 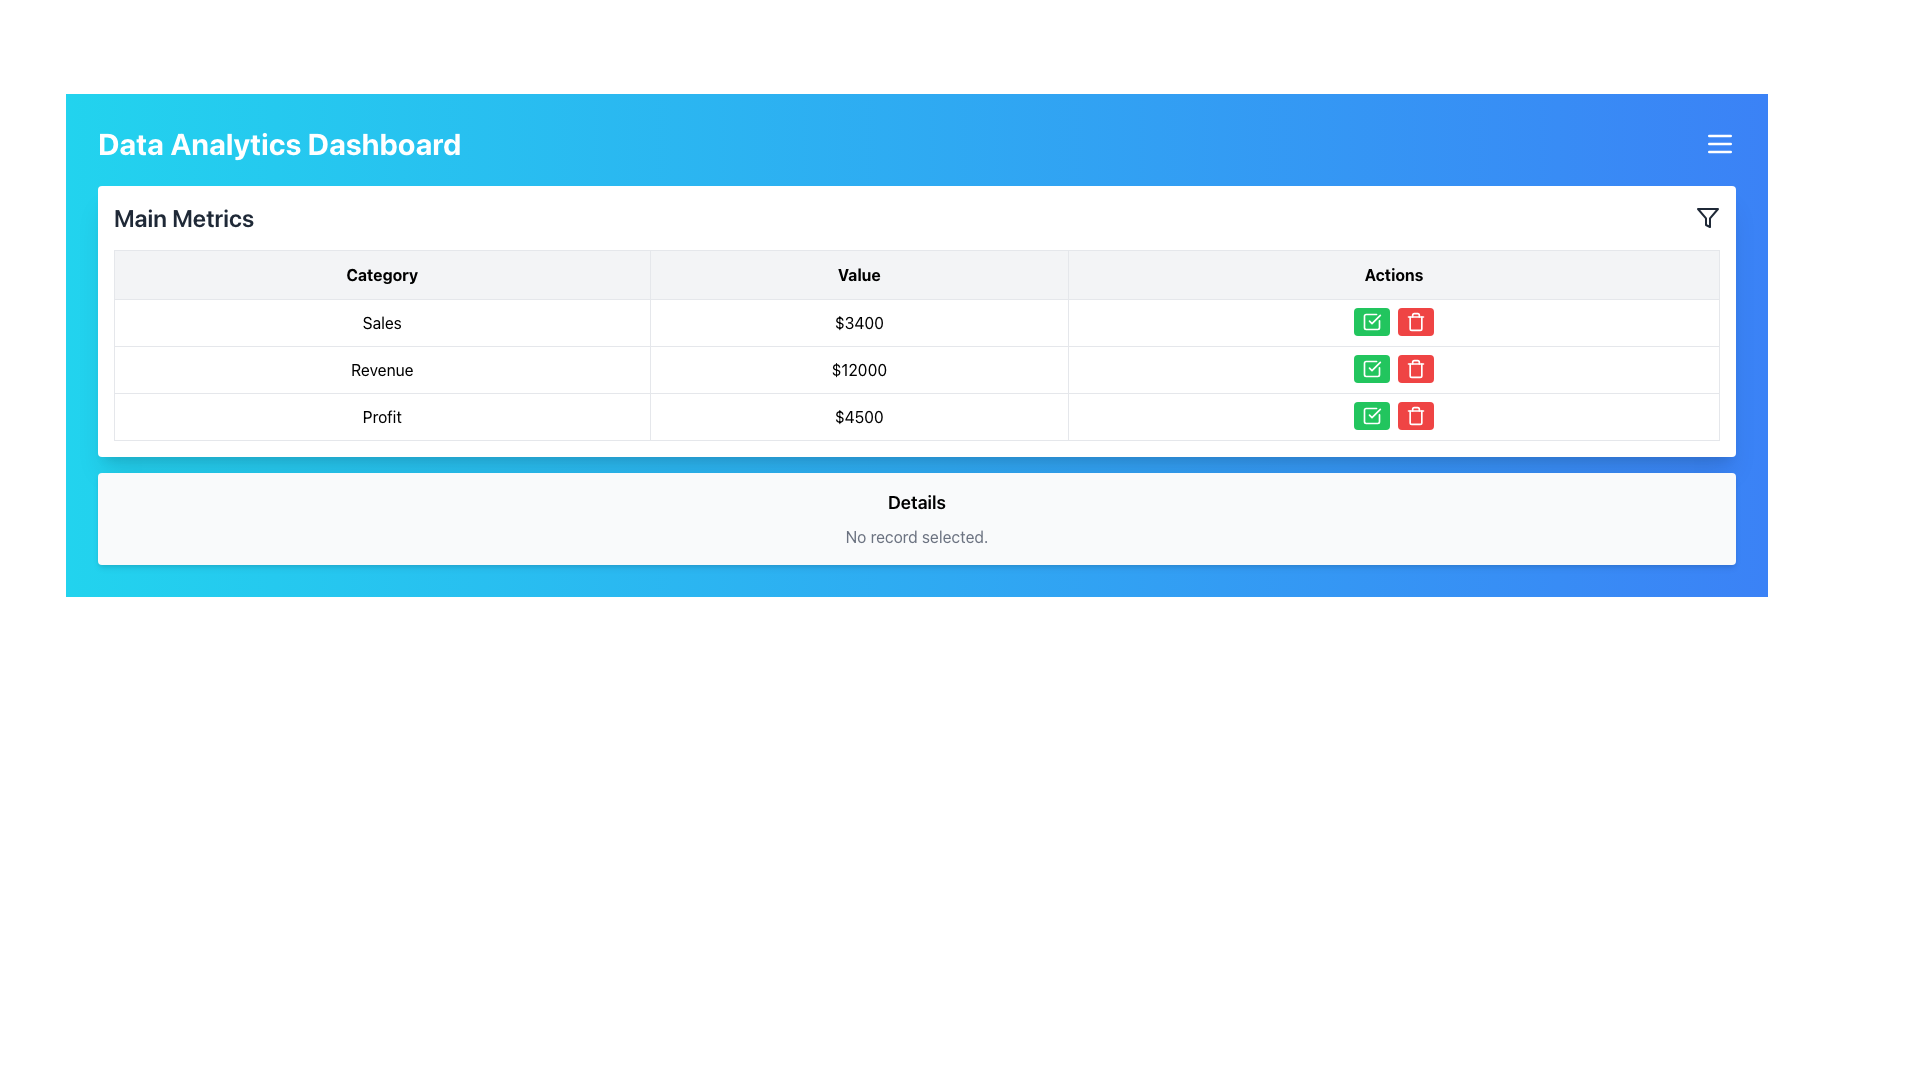 What do you see at coordinates (1371, 369) in the screenshot?
I see `the Vector graphic checkmark icon inside the green 'Validate' button in the 'Actions' column of the data table` at bounding box center [1371, 369].